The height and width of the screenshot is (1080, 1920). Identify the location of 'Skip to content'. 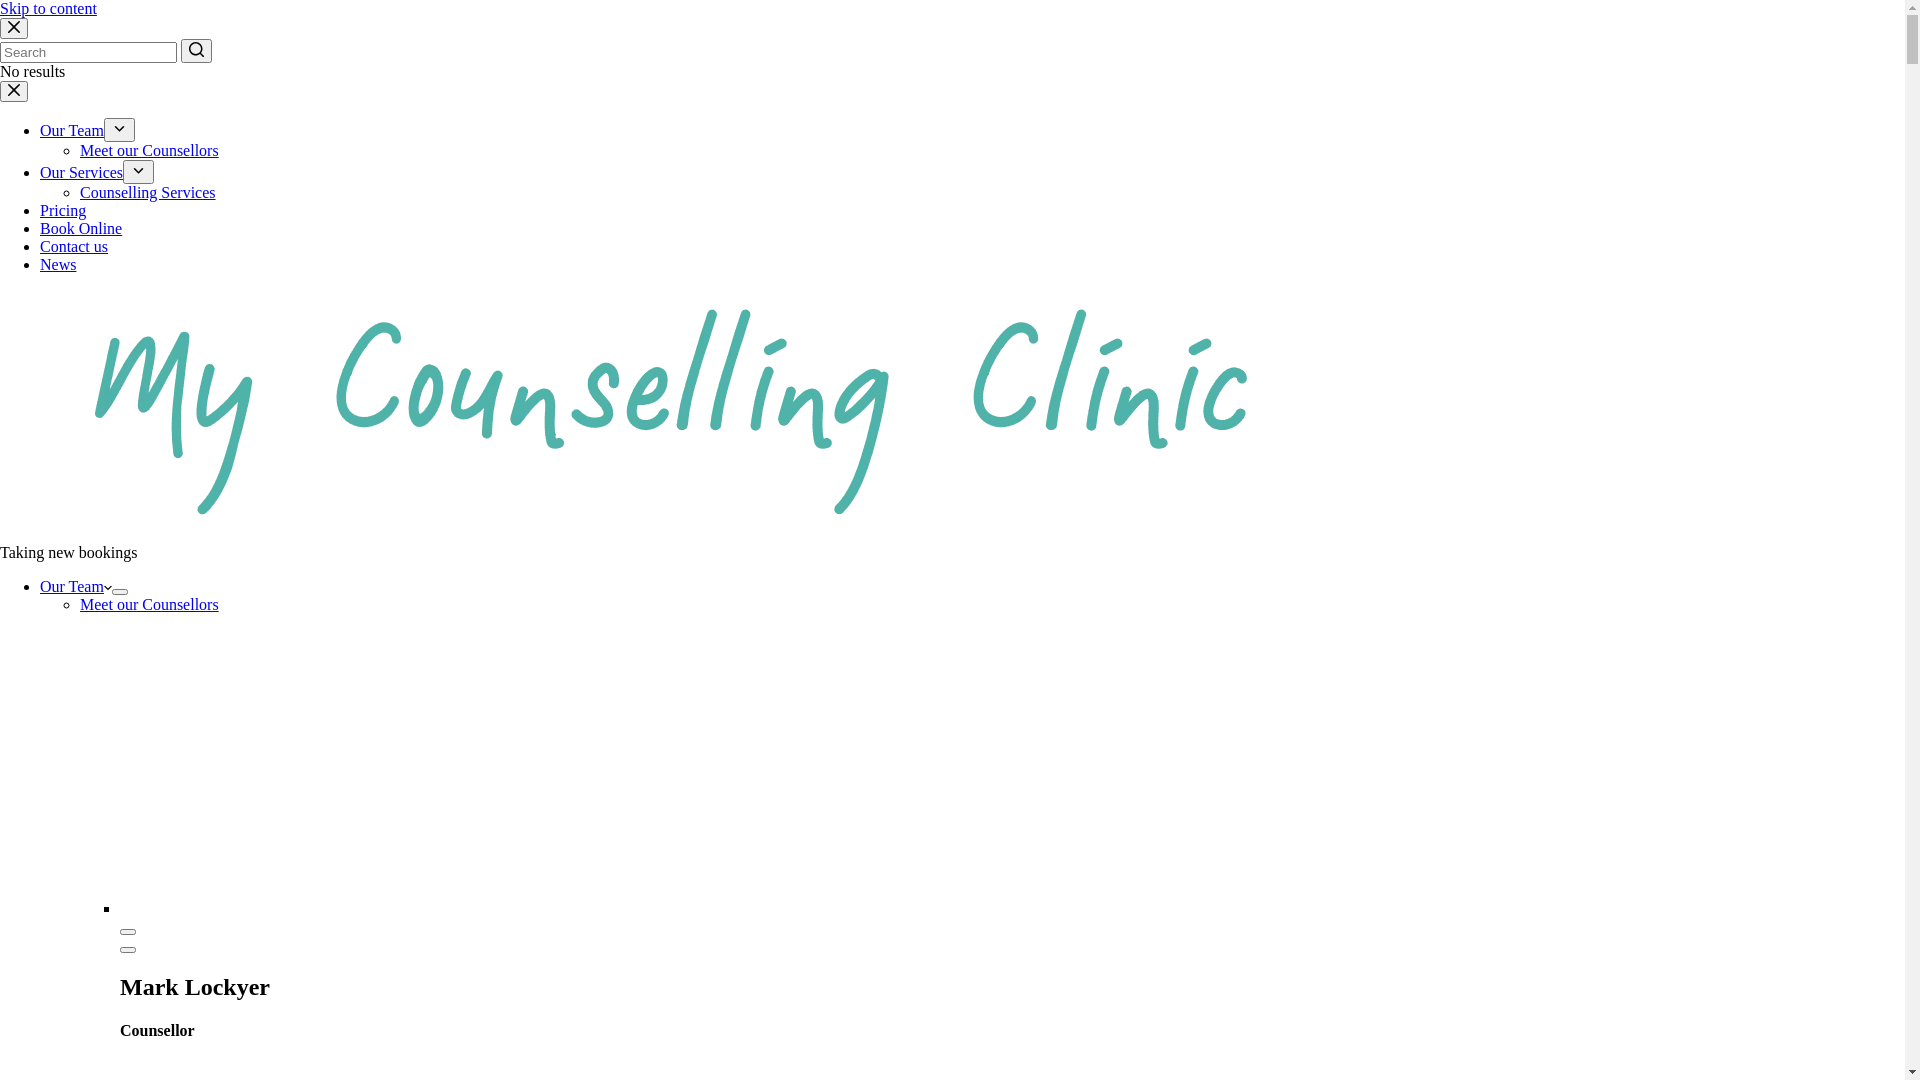
(48, 8).